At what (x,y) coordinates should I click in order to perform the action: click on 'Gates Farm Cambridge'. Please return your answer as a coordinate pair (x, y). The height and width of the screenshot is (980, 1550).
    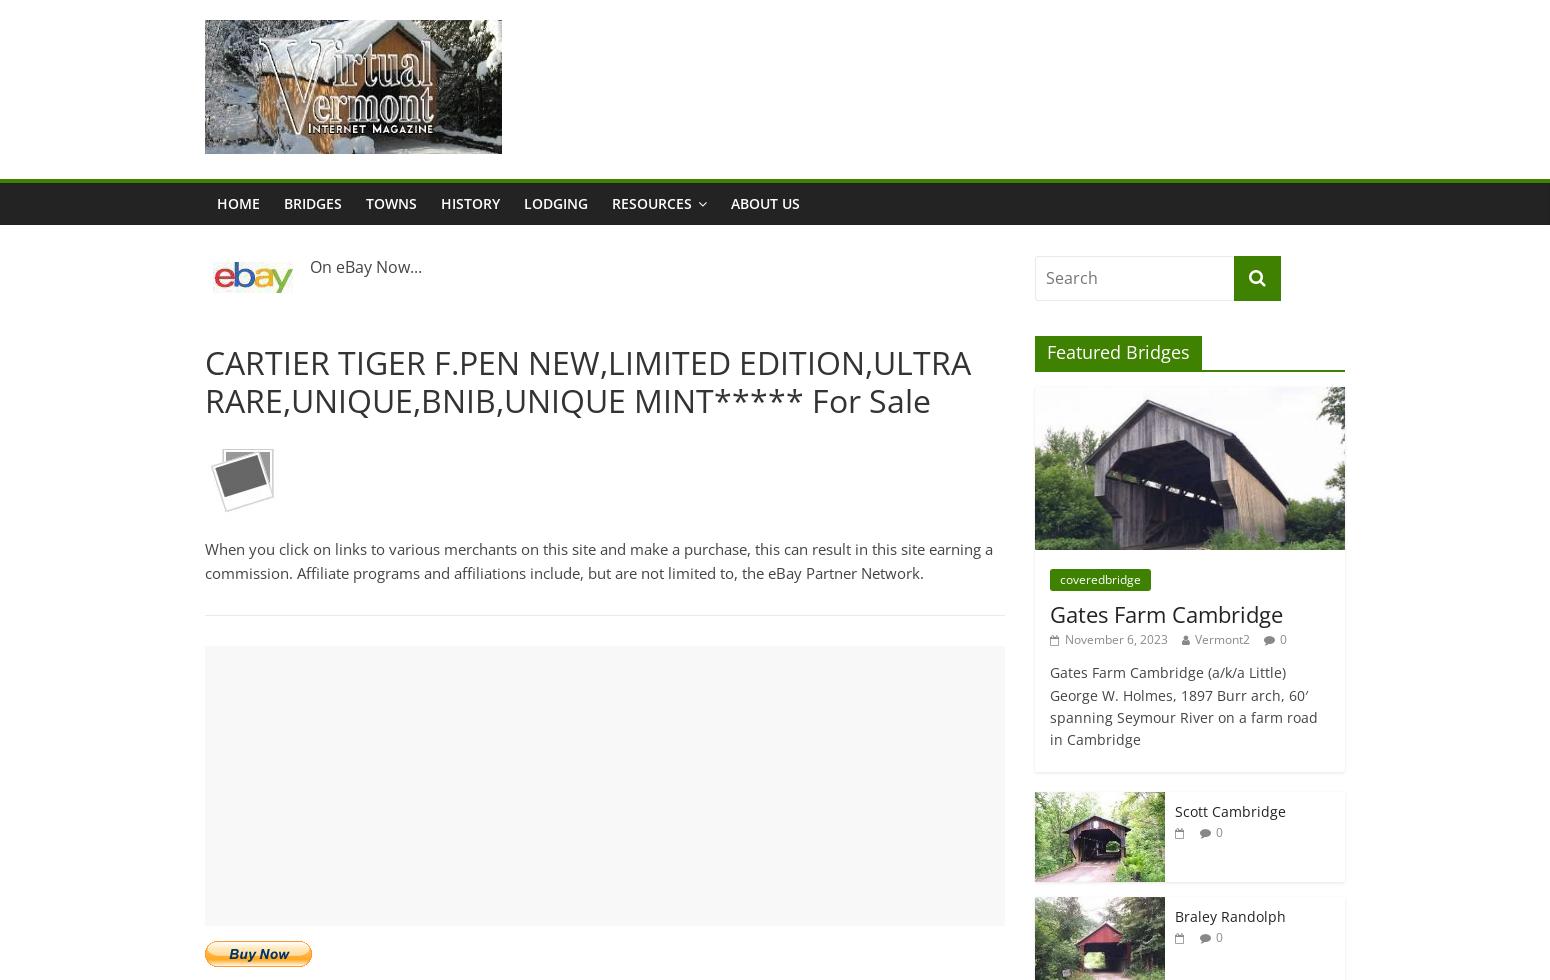
    Looking at the image, I should click on (1166, 613).